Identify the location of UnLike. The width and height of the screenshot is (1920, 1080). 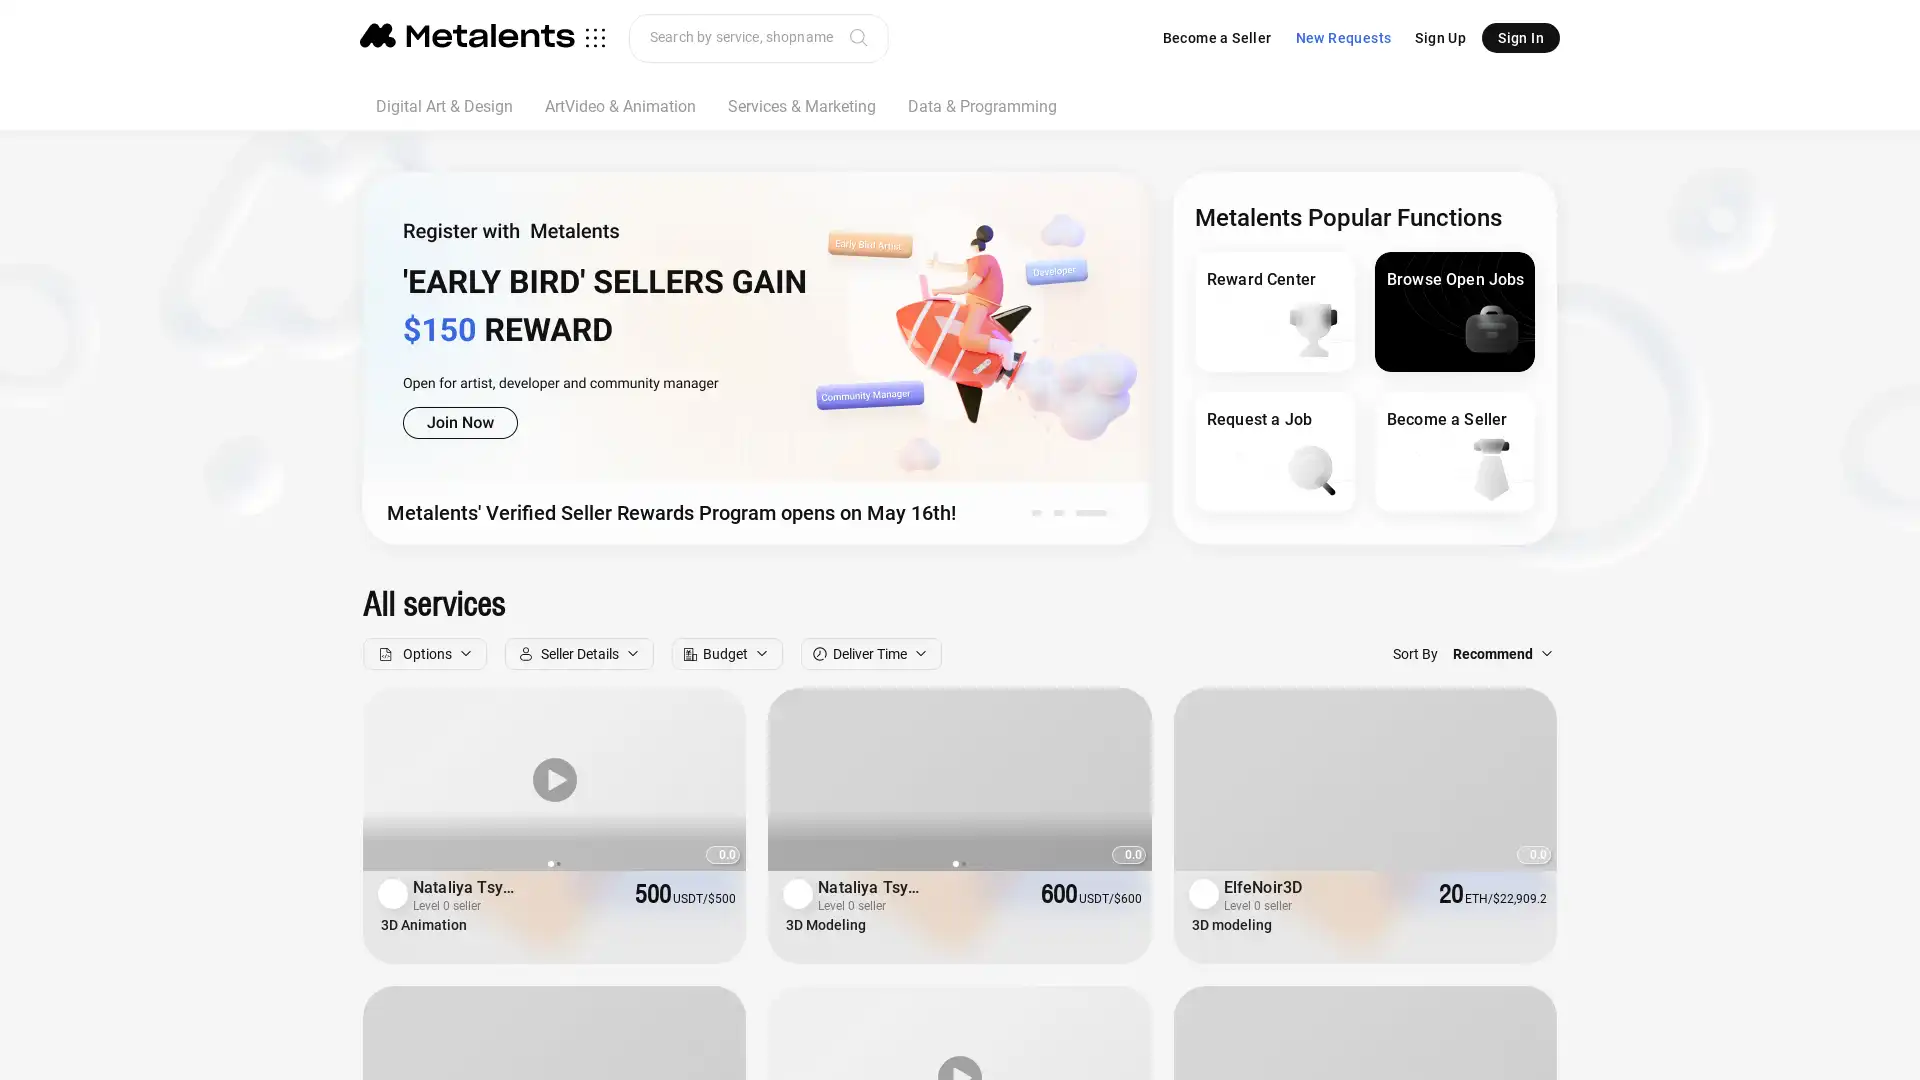
(1530, 929).